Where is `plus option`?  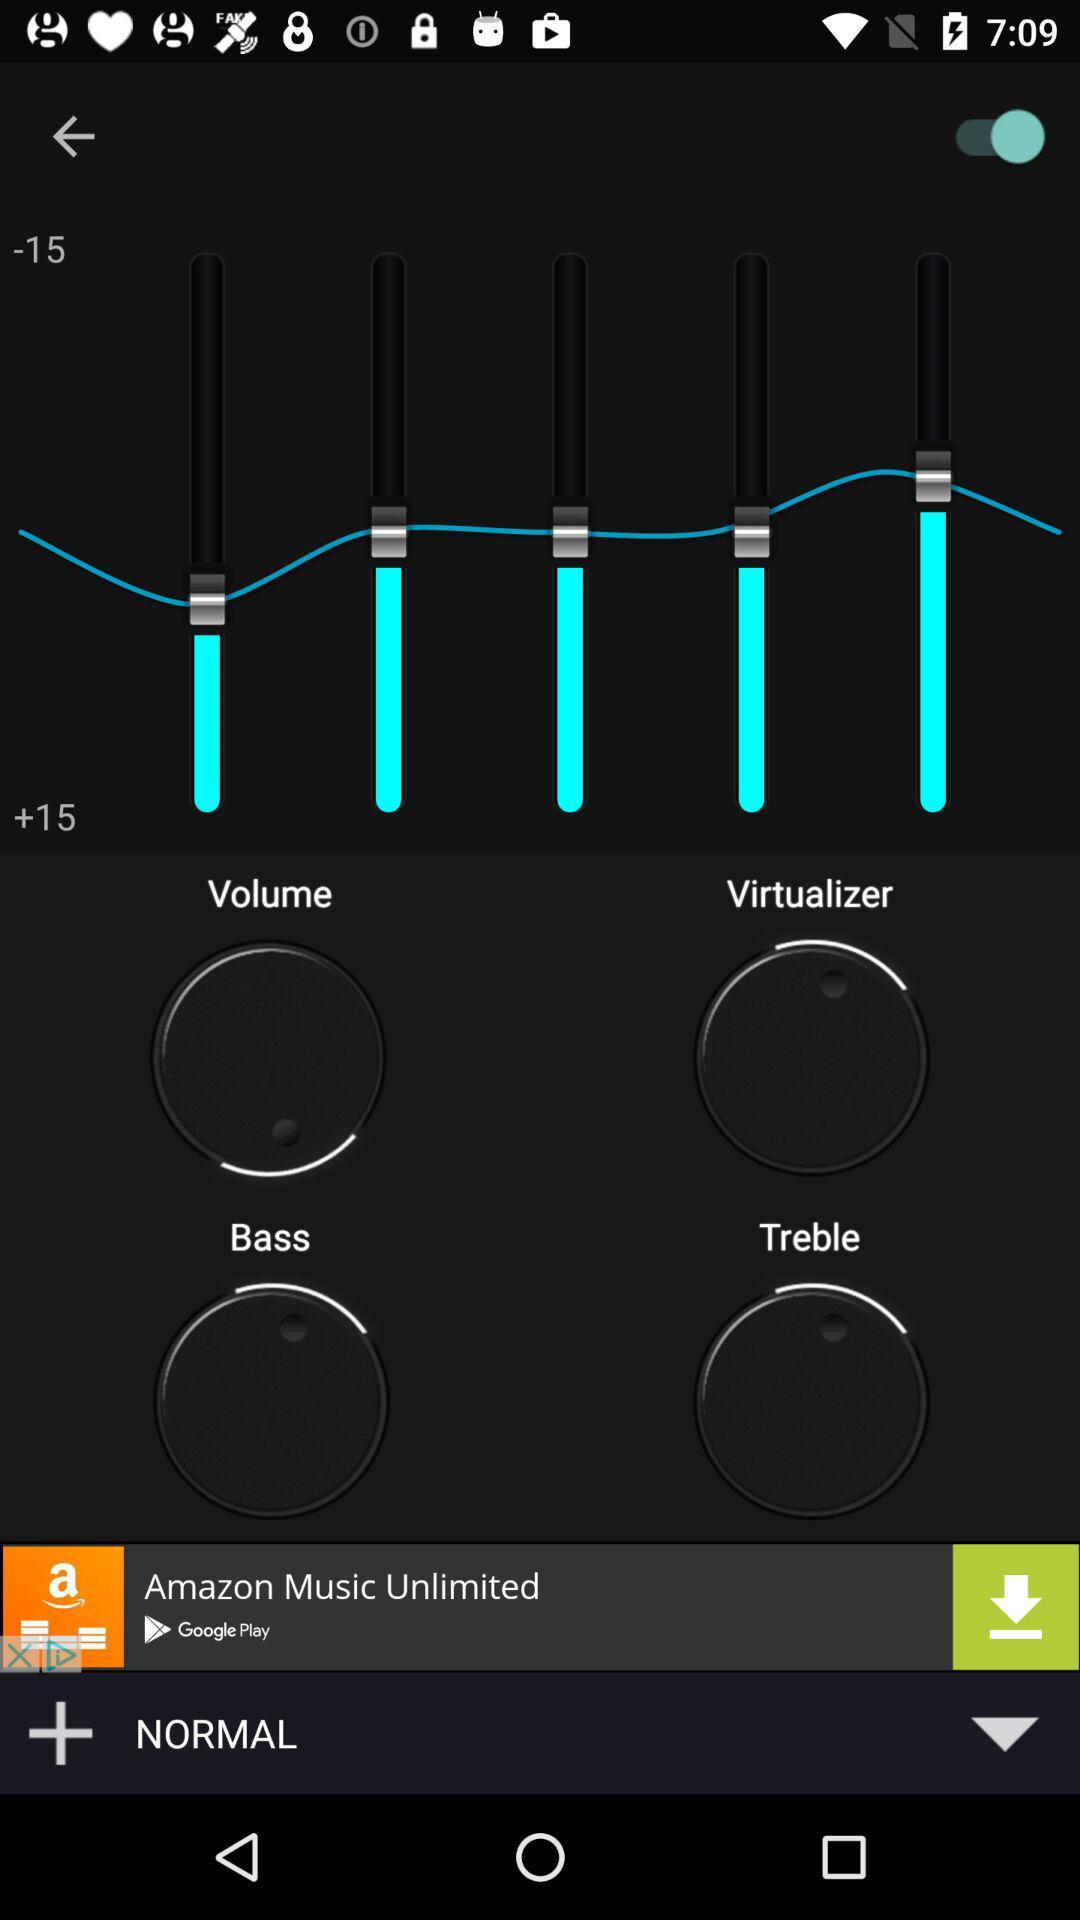 plus option is located at coordinates (59, 1732).